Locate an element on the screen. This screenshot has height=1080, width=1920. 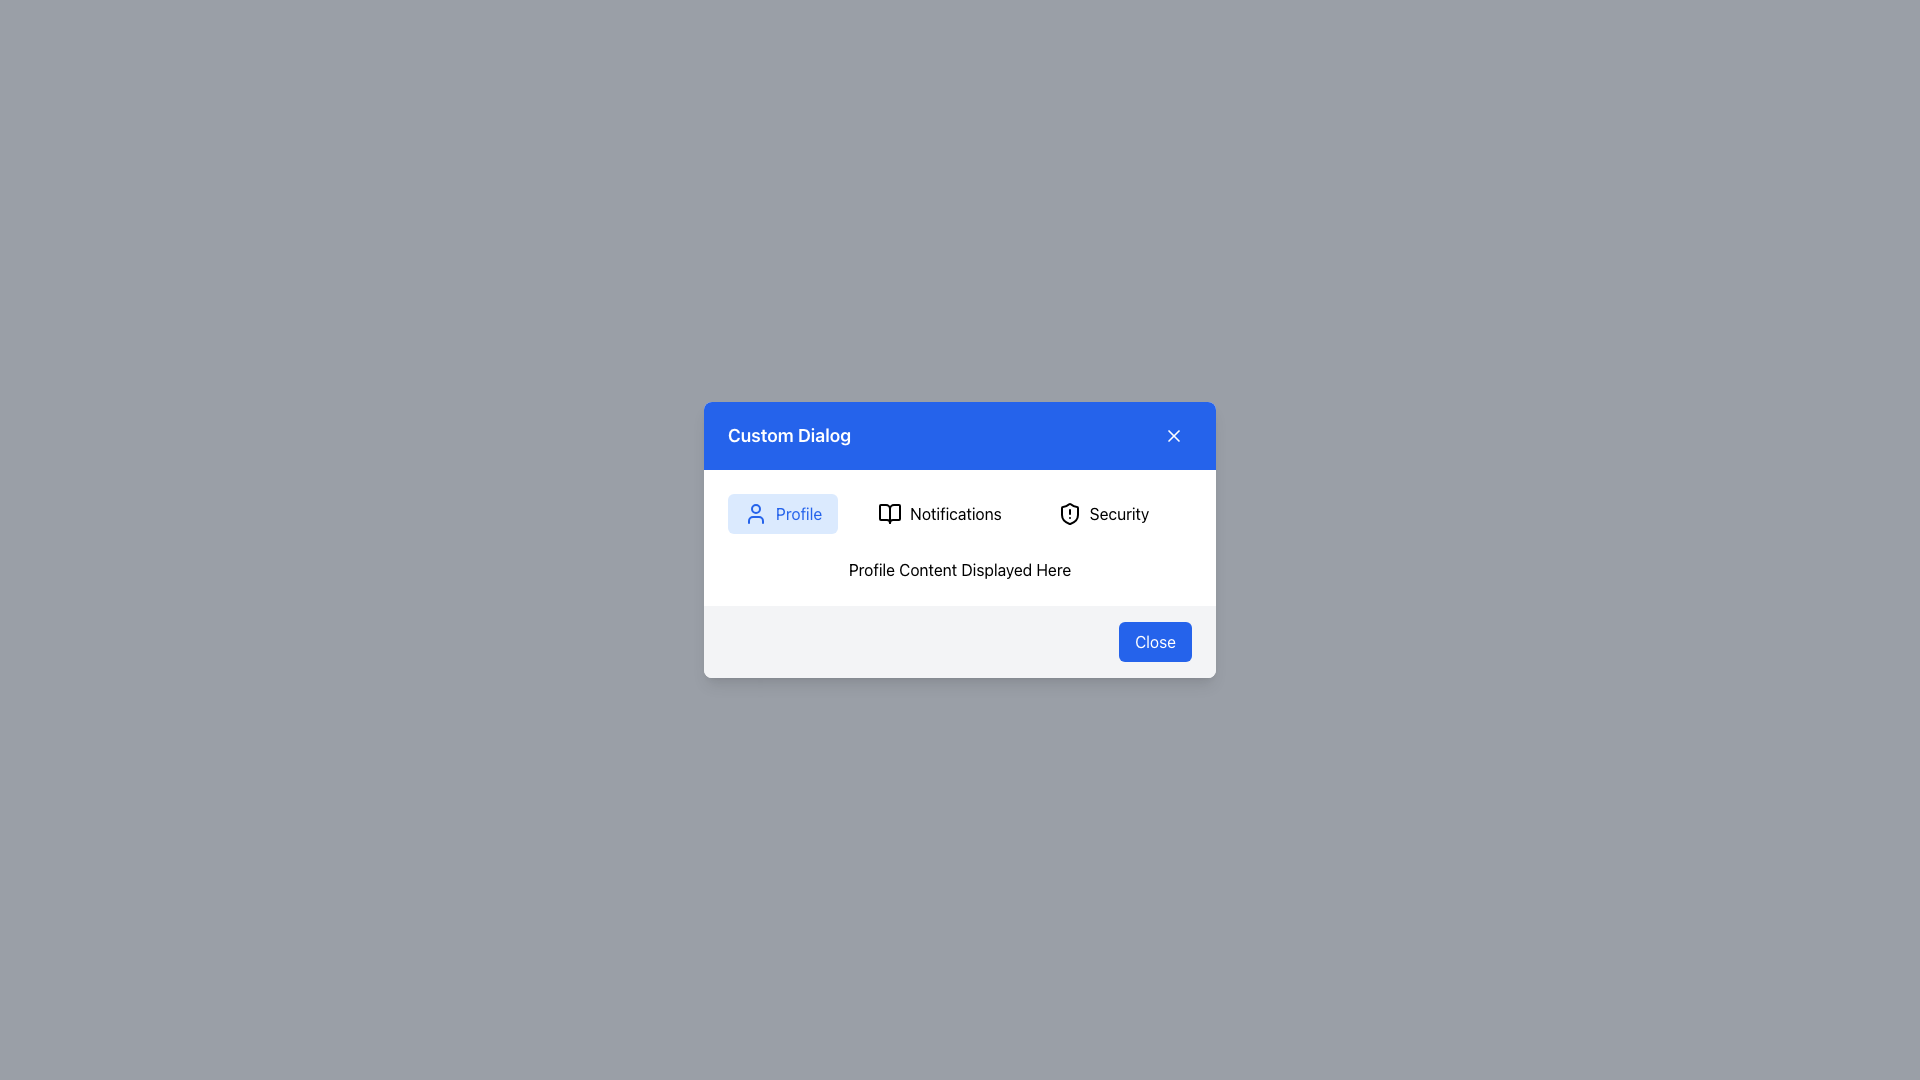
the graphical icon representing the 'close' button located in the top-right corner of the dialog box is located at coordinates (1174, 434).